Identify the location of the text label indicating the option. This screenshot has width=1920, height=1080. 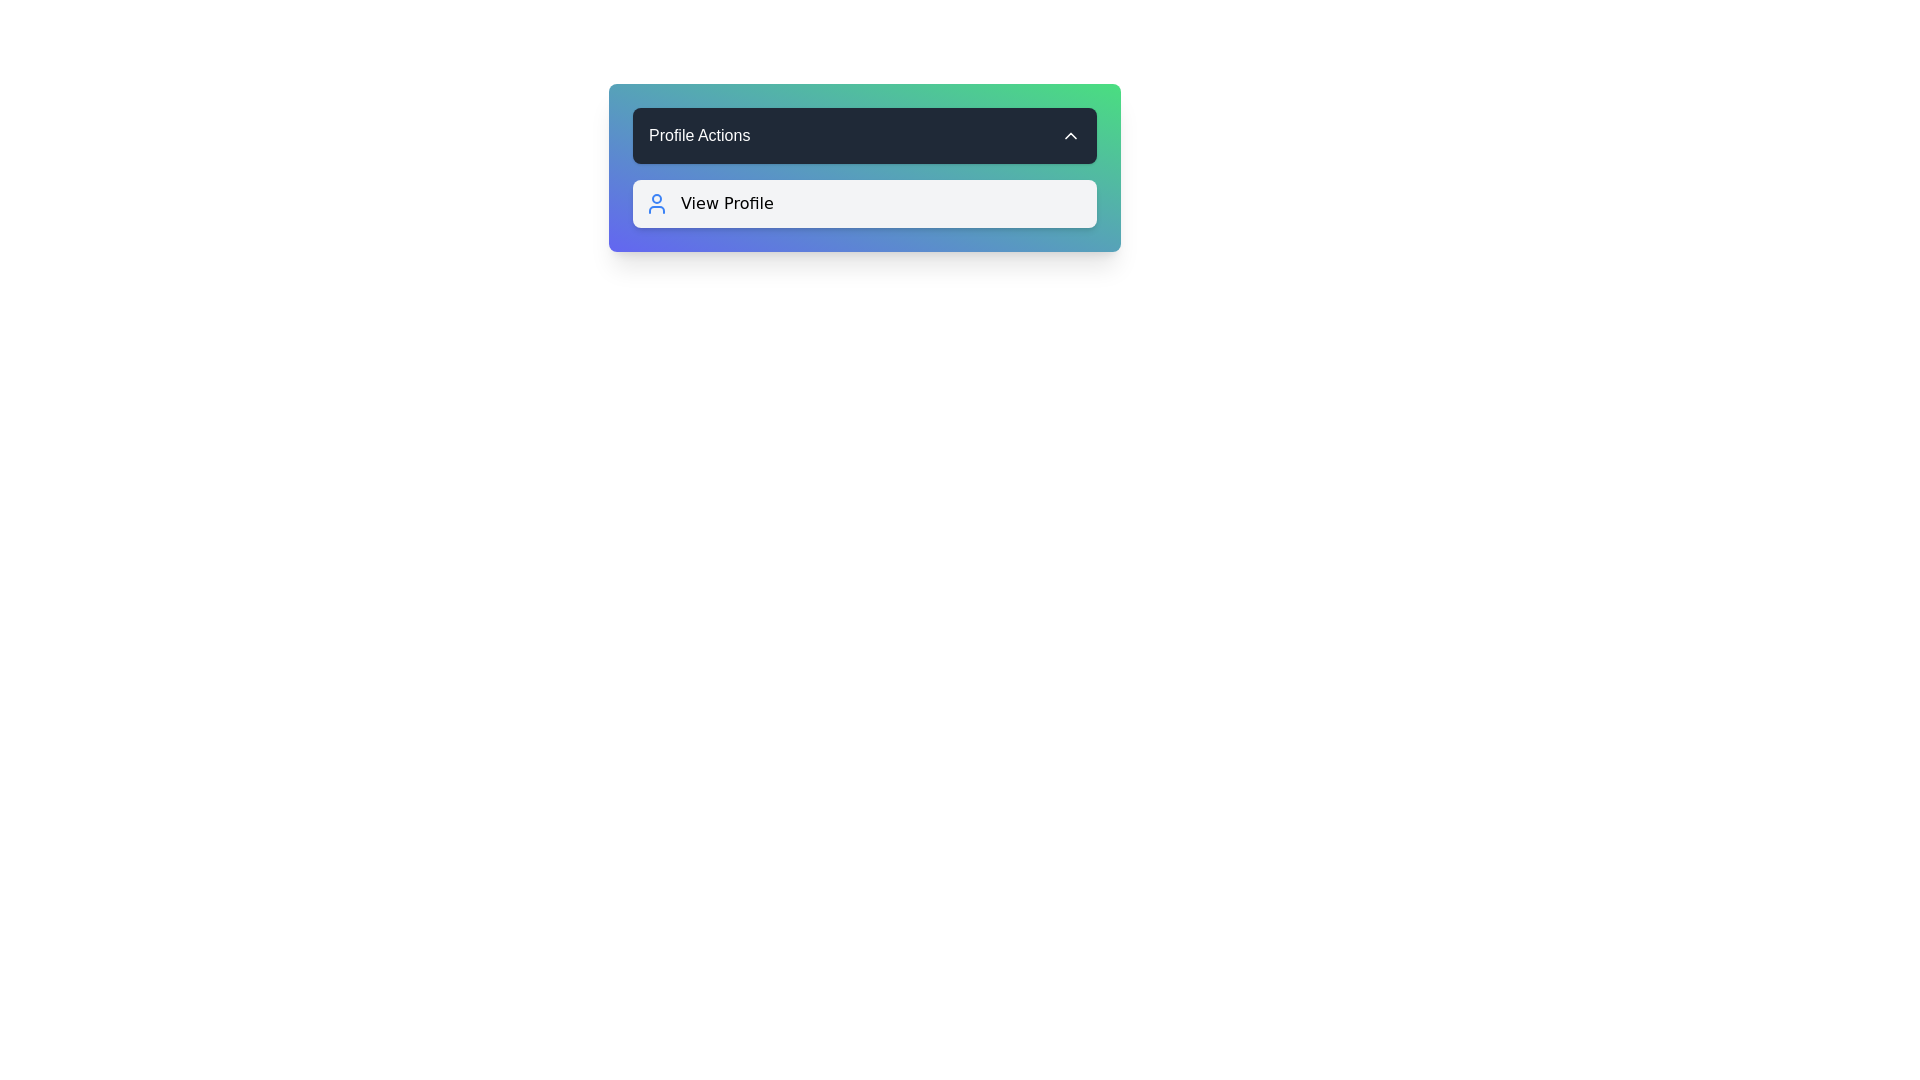
(726, 204).